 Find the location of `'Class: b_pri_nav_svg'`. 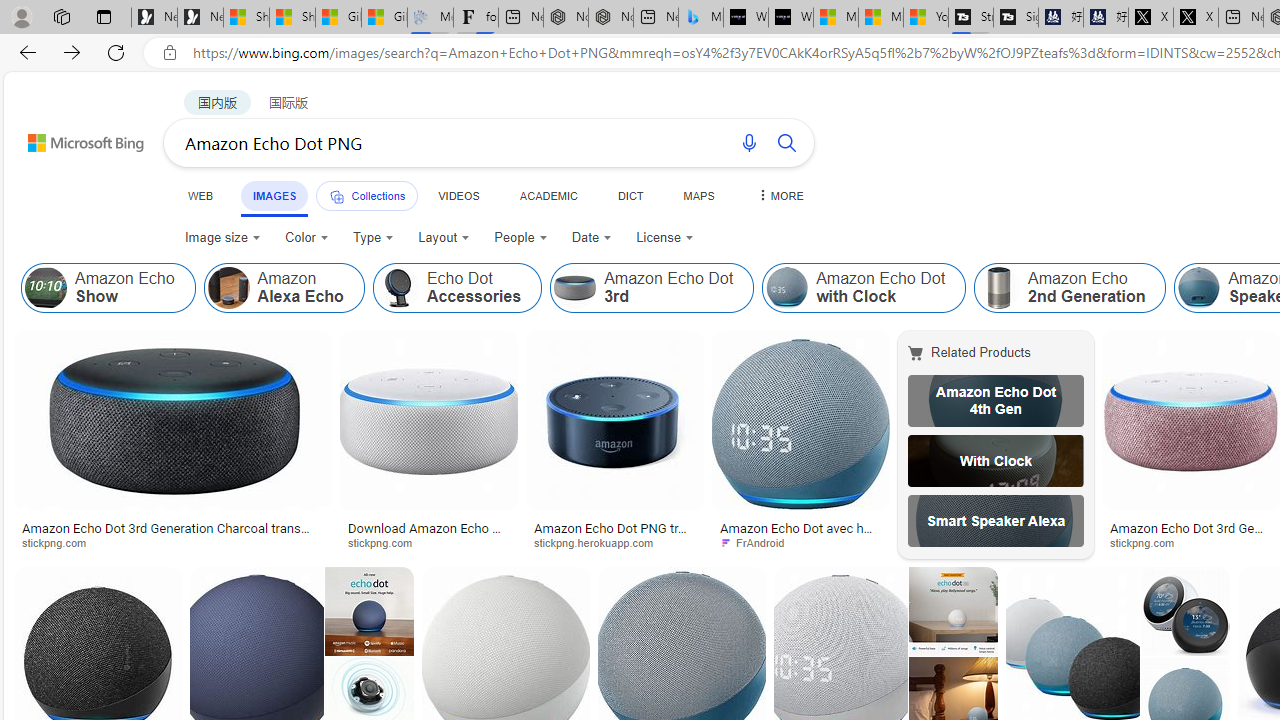

'Class: b_pri_nav_svg' is located at coordinates (337, 197).